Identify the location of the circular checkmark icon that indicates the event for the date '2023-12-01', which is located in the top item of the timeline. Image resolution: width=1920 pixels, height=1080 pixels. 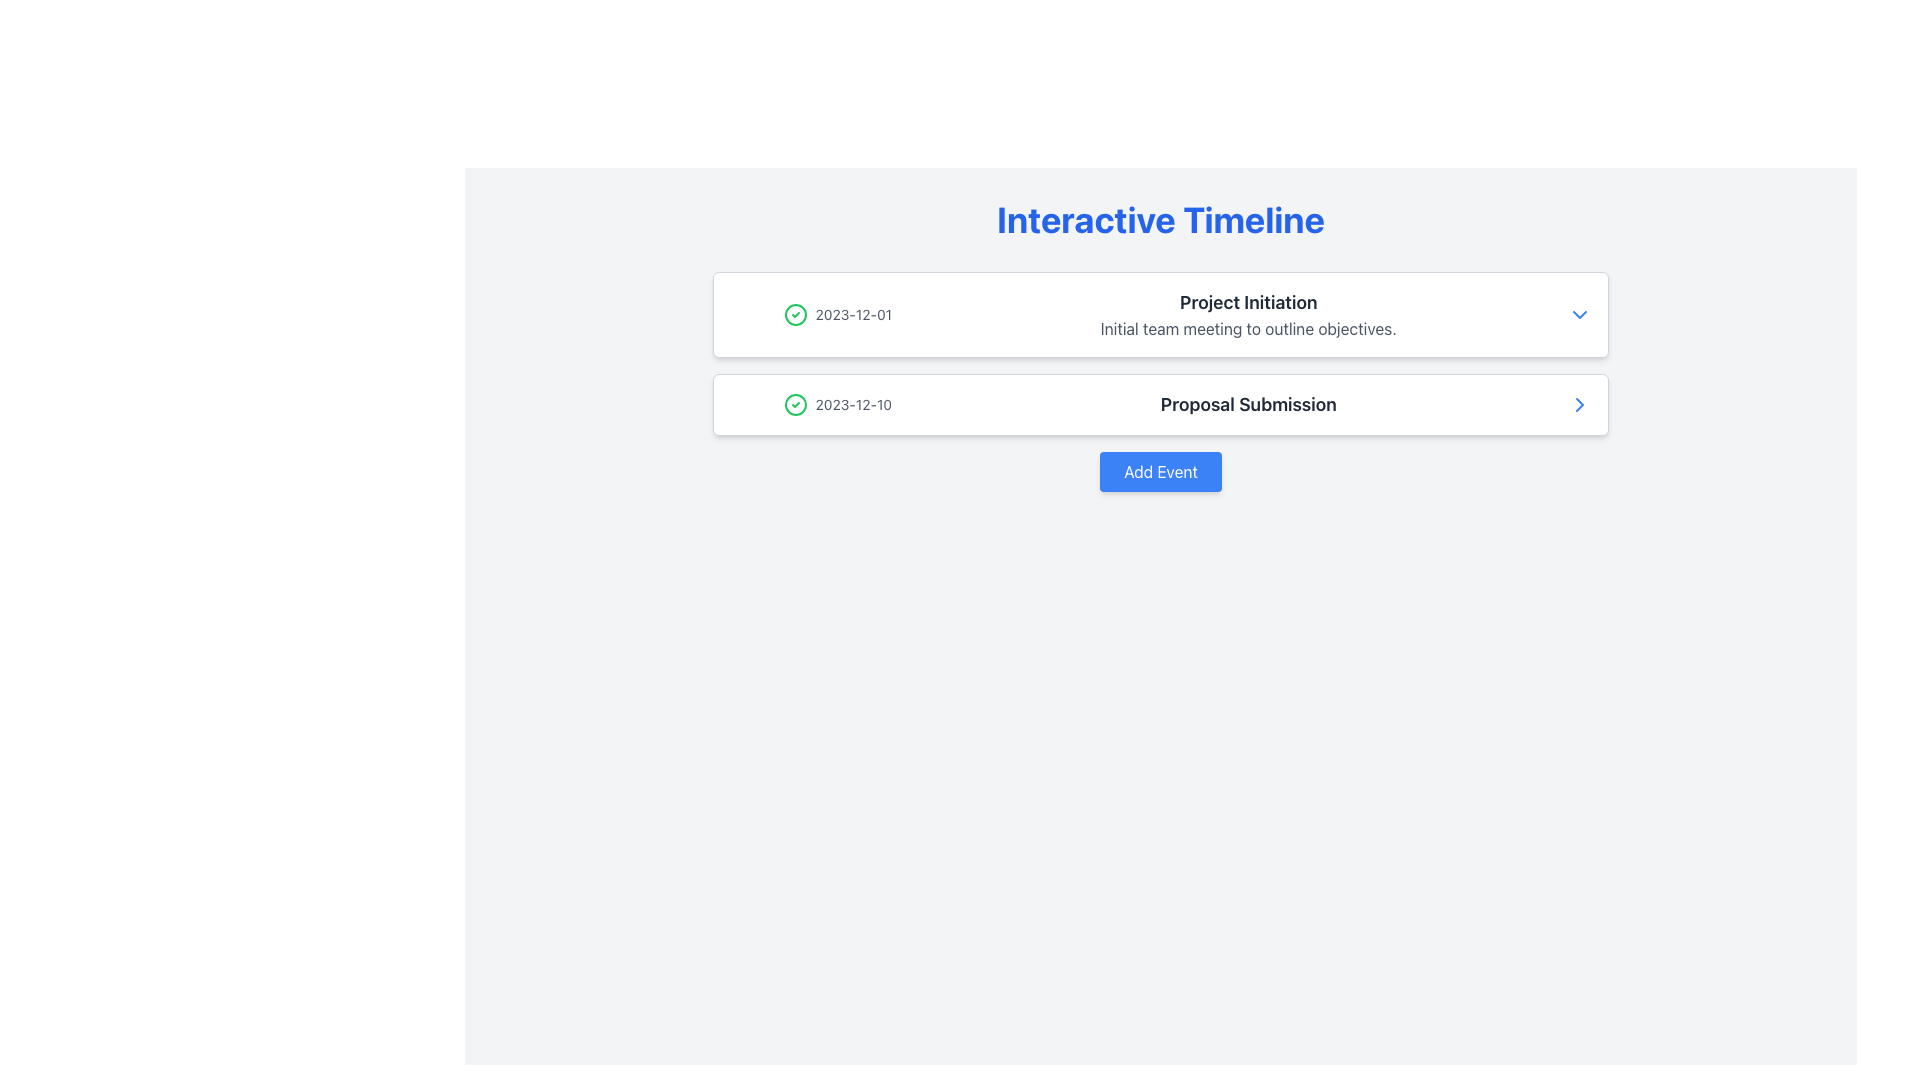
(794, 315).